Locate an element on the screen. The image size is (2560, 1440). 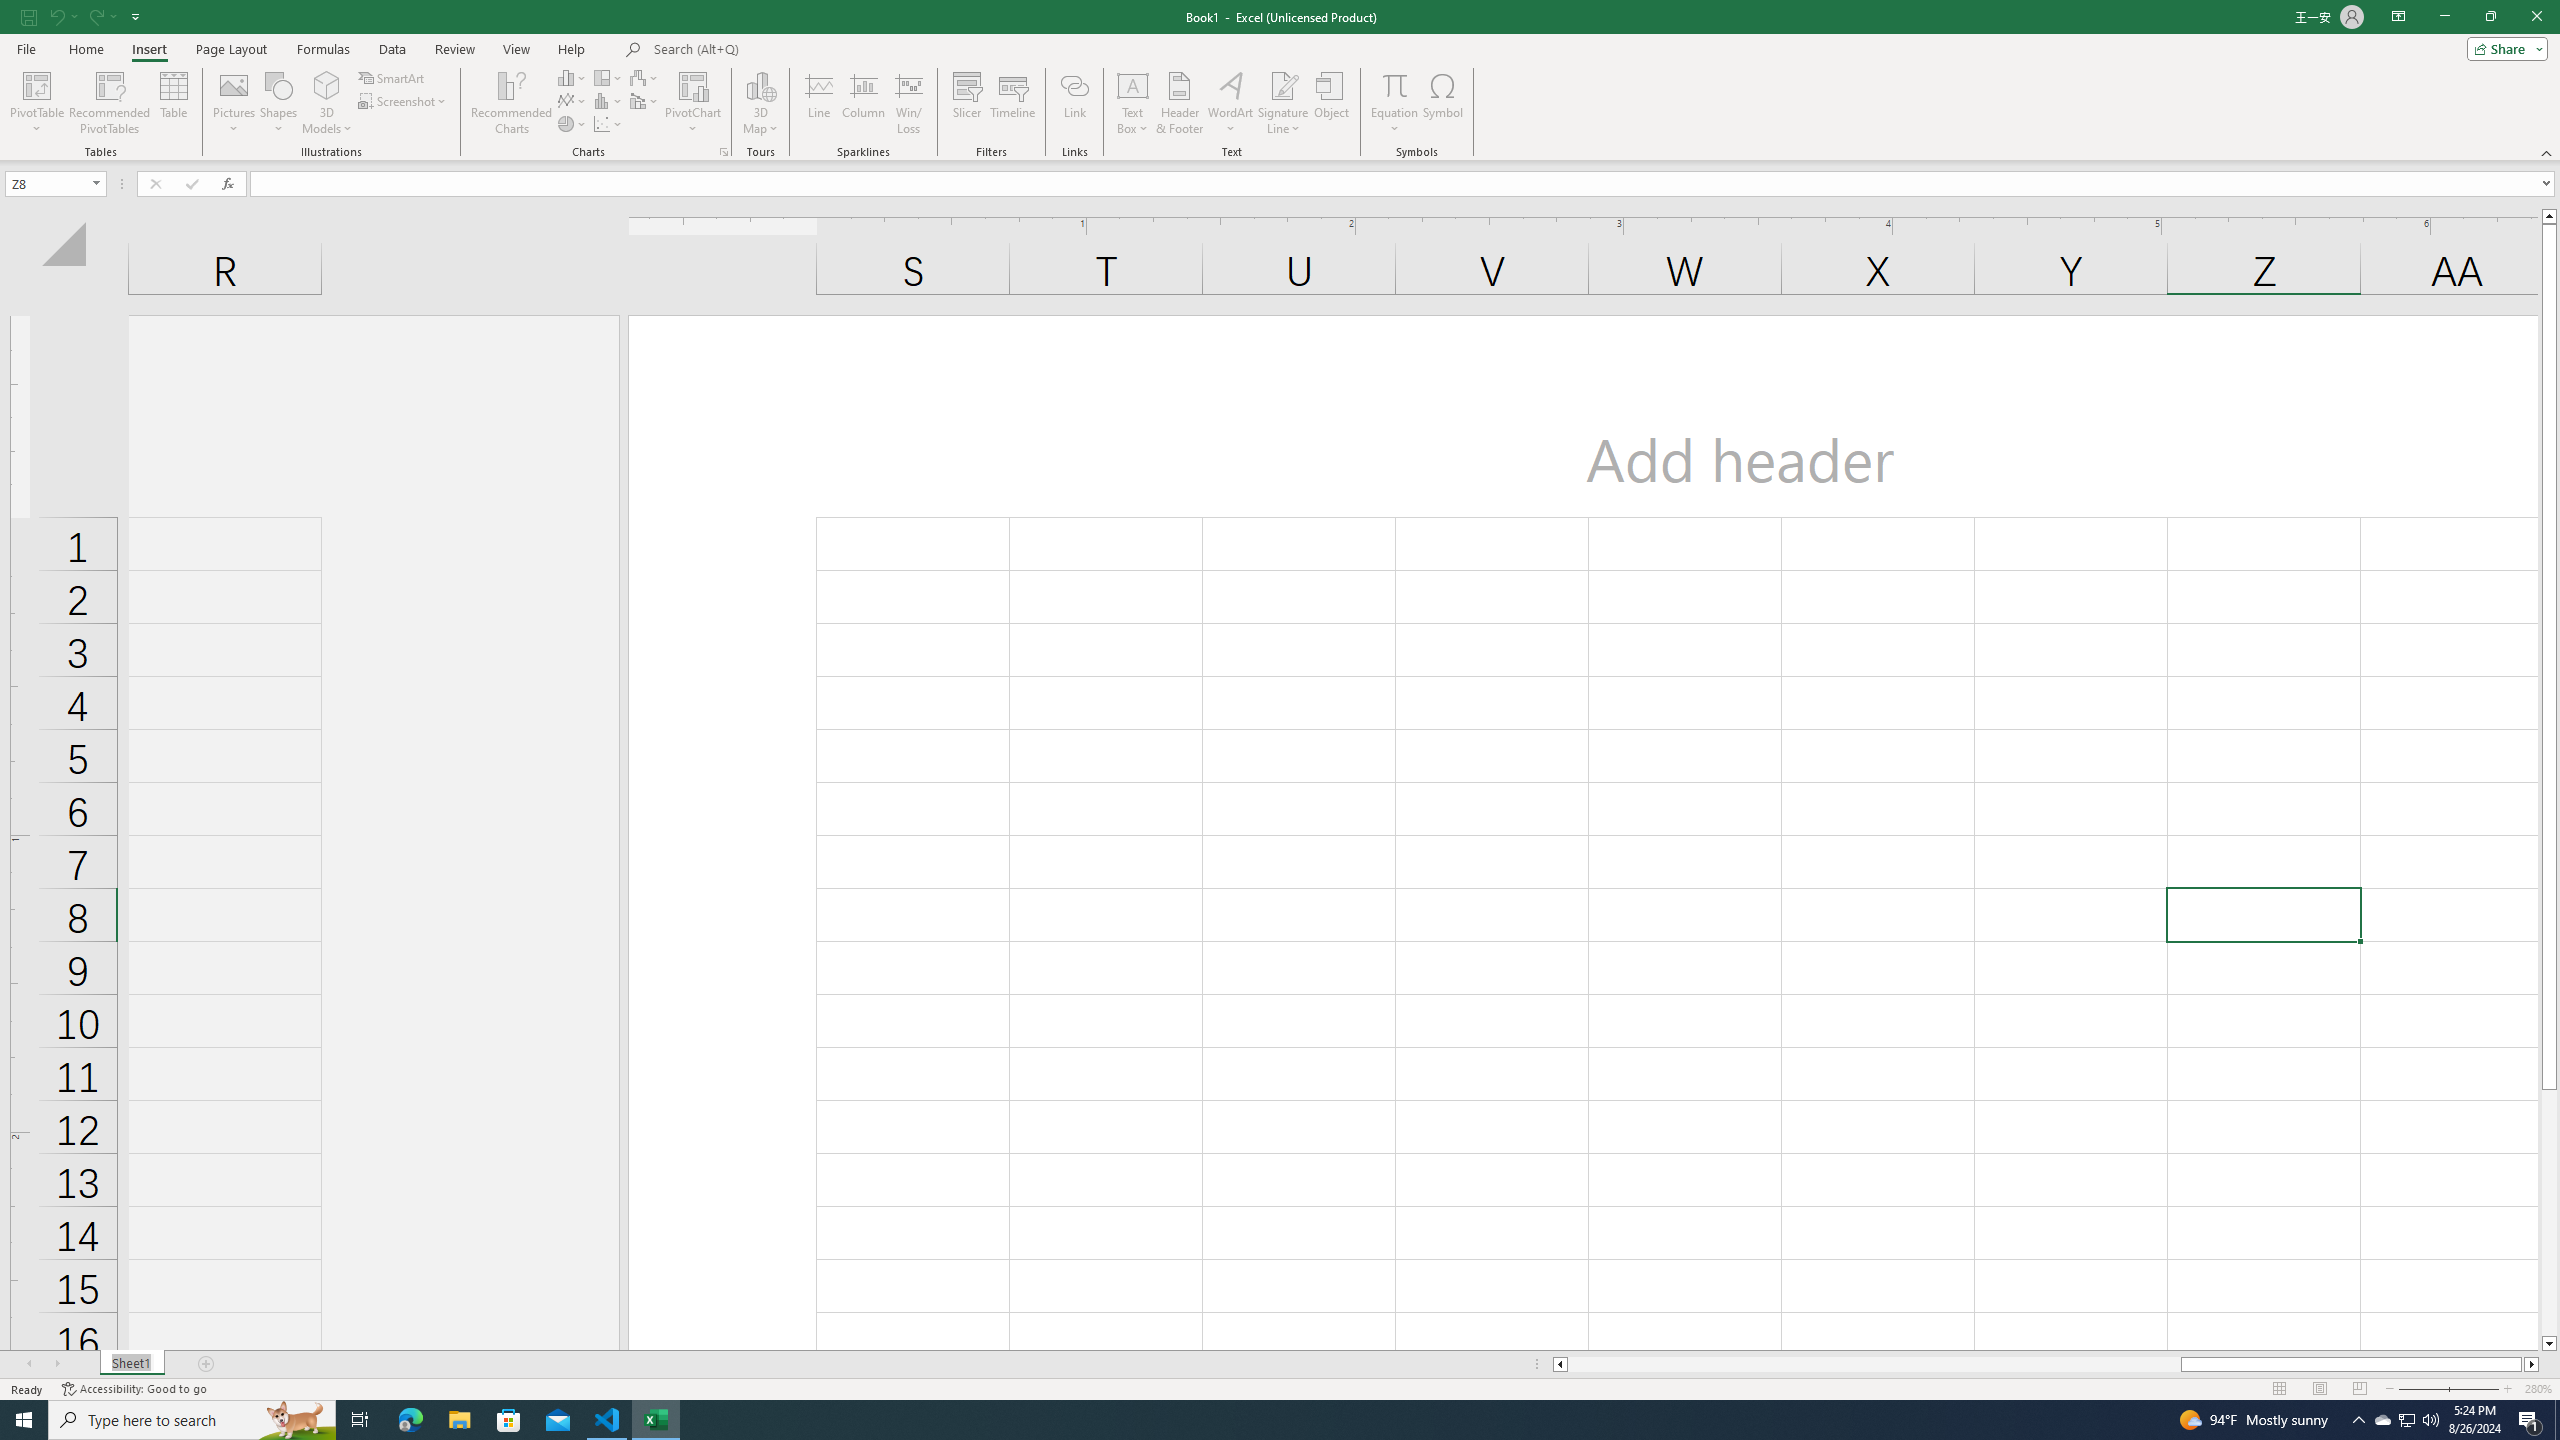
'Signature Line' is located at coordinates (1283, 103).